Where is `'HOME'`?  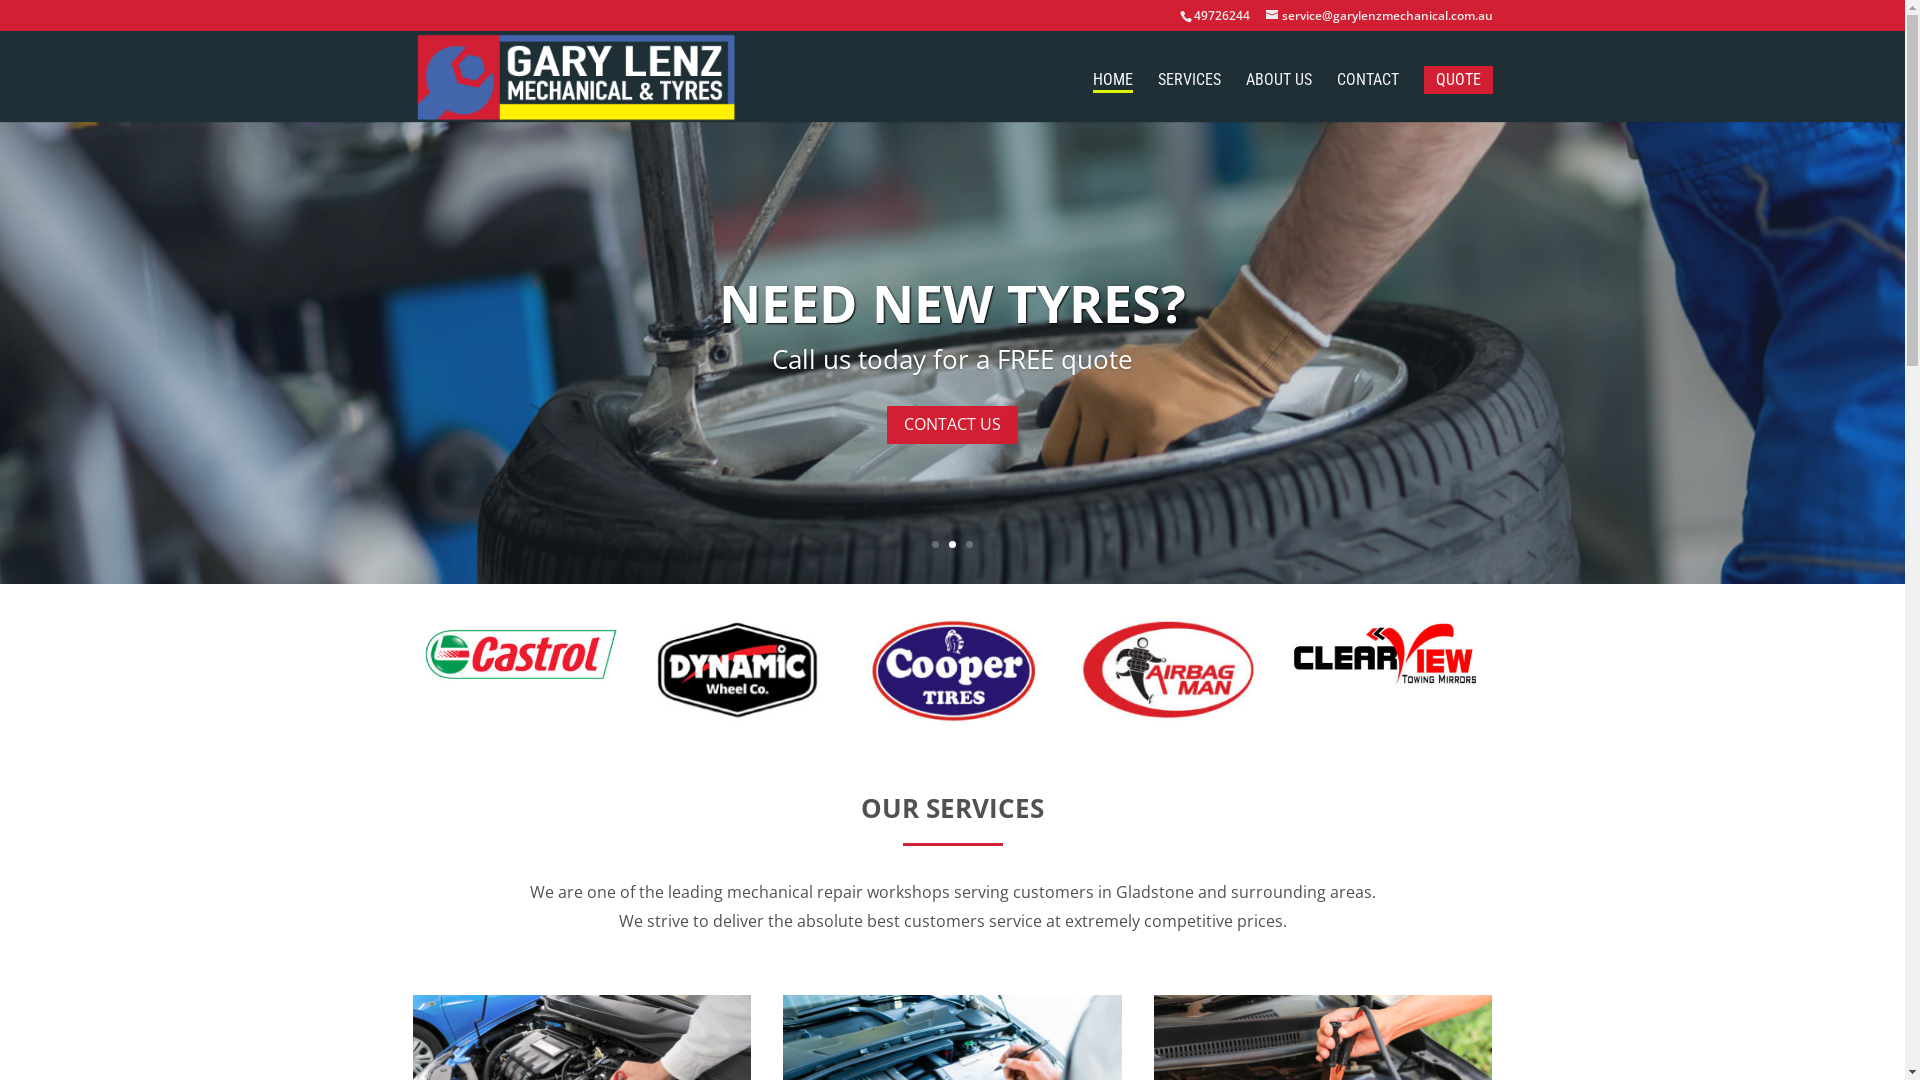 'HOME' is located at coordinates (1090, 82).